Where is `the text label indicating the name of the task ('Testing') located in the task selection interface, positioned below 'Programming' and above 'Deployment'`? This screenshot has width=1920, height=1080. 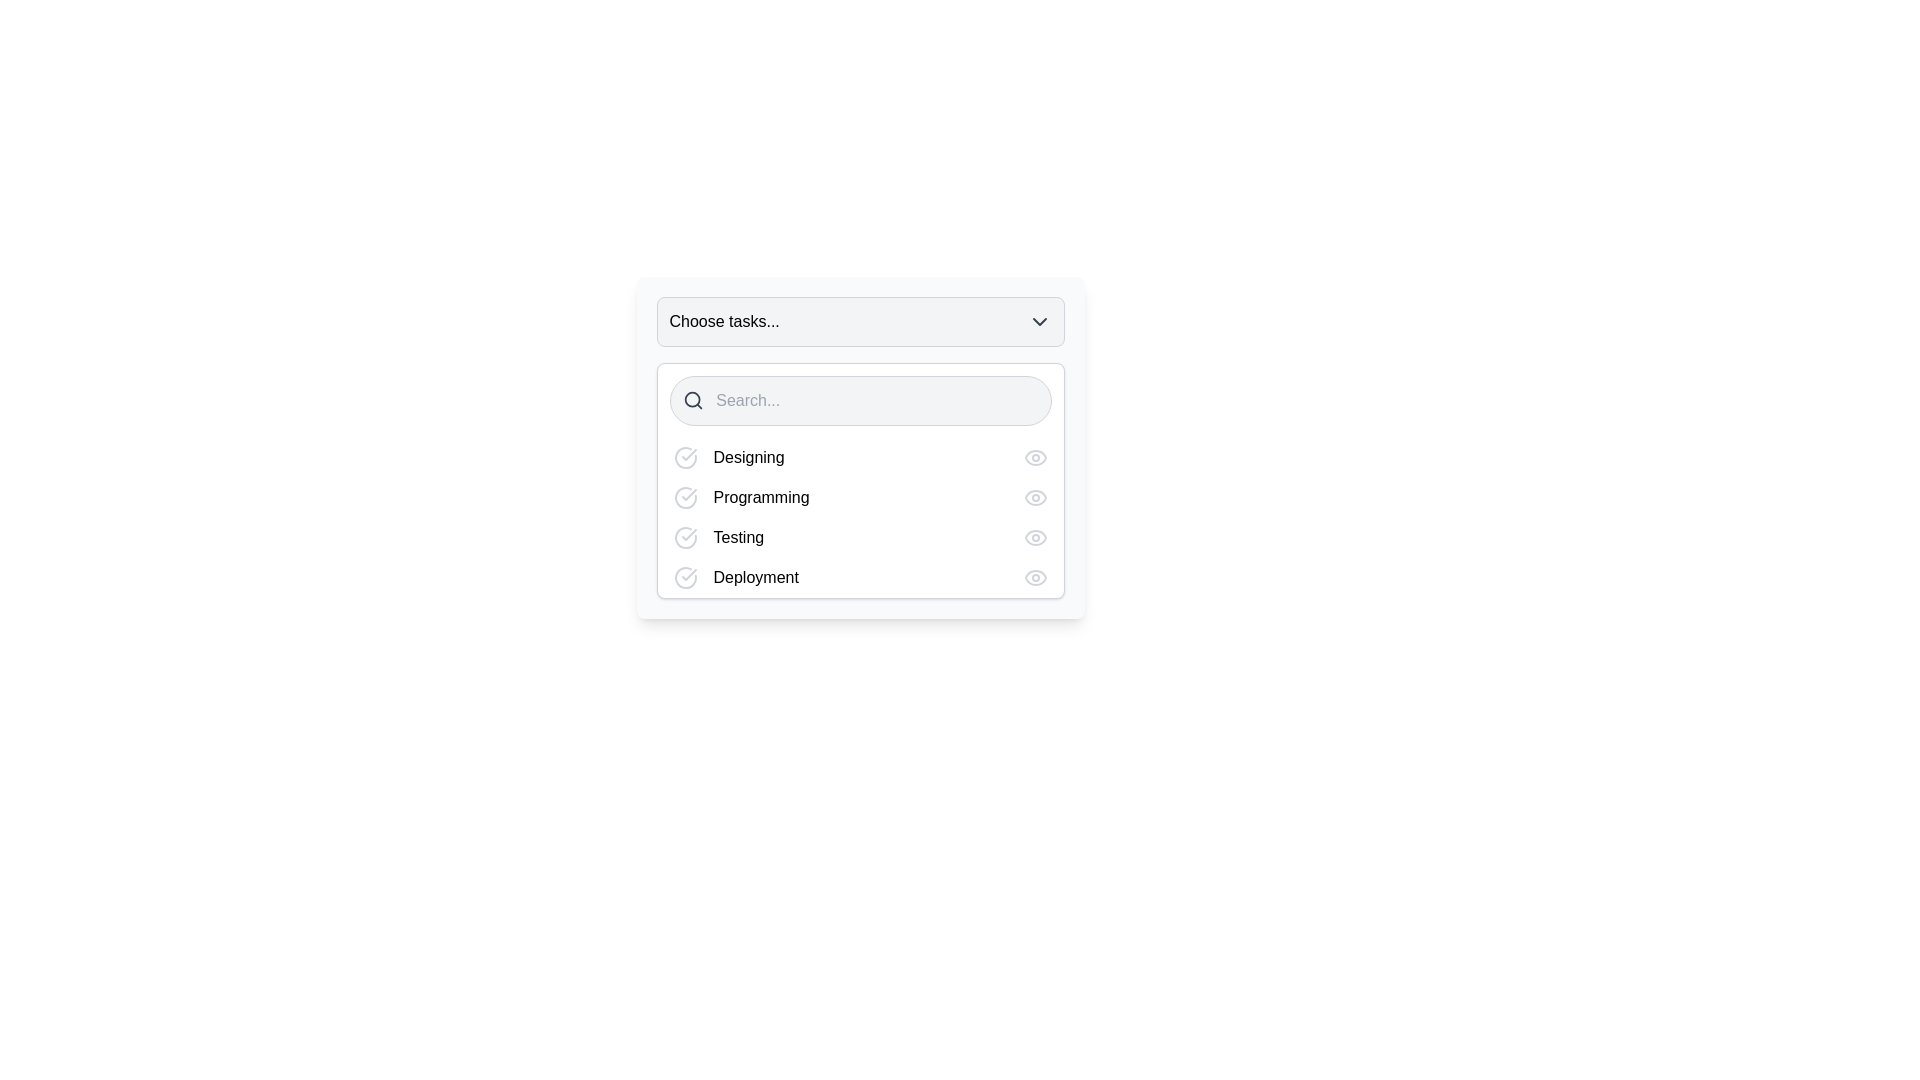 the text label indicating the name of the task ('Testing') located in the task selection interface, positioned below 'Programming' and above 'Deployment' is located at coordinates (737, 536).